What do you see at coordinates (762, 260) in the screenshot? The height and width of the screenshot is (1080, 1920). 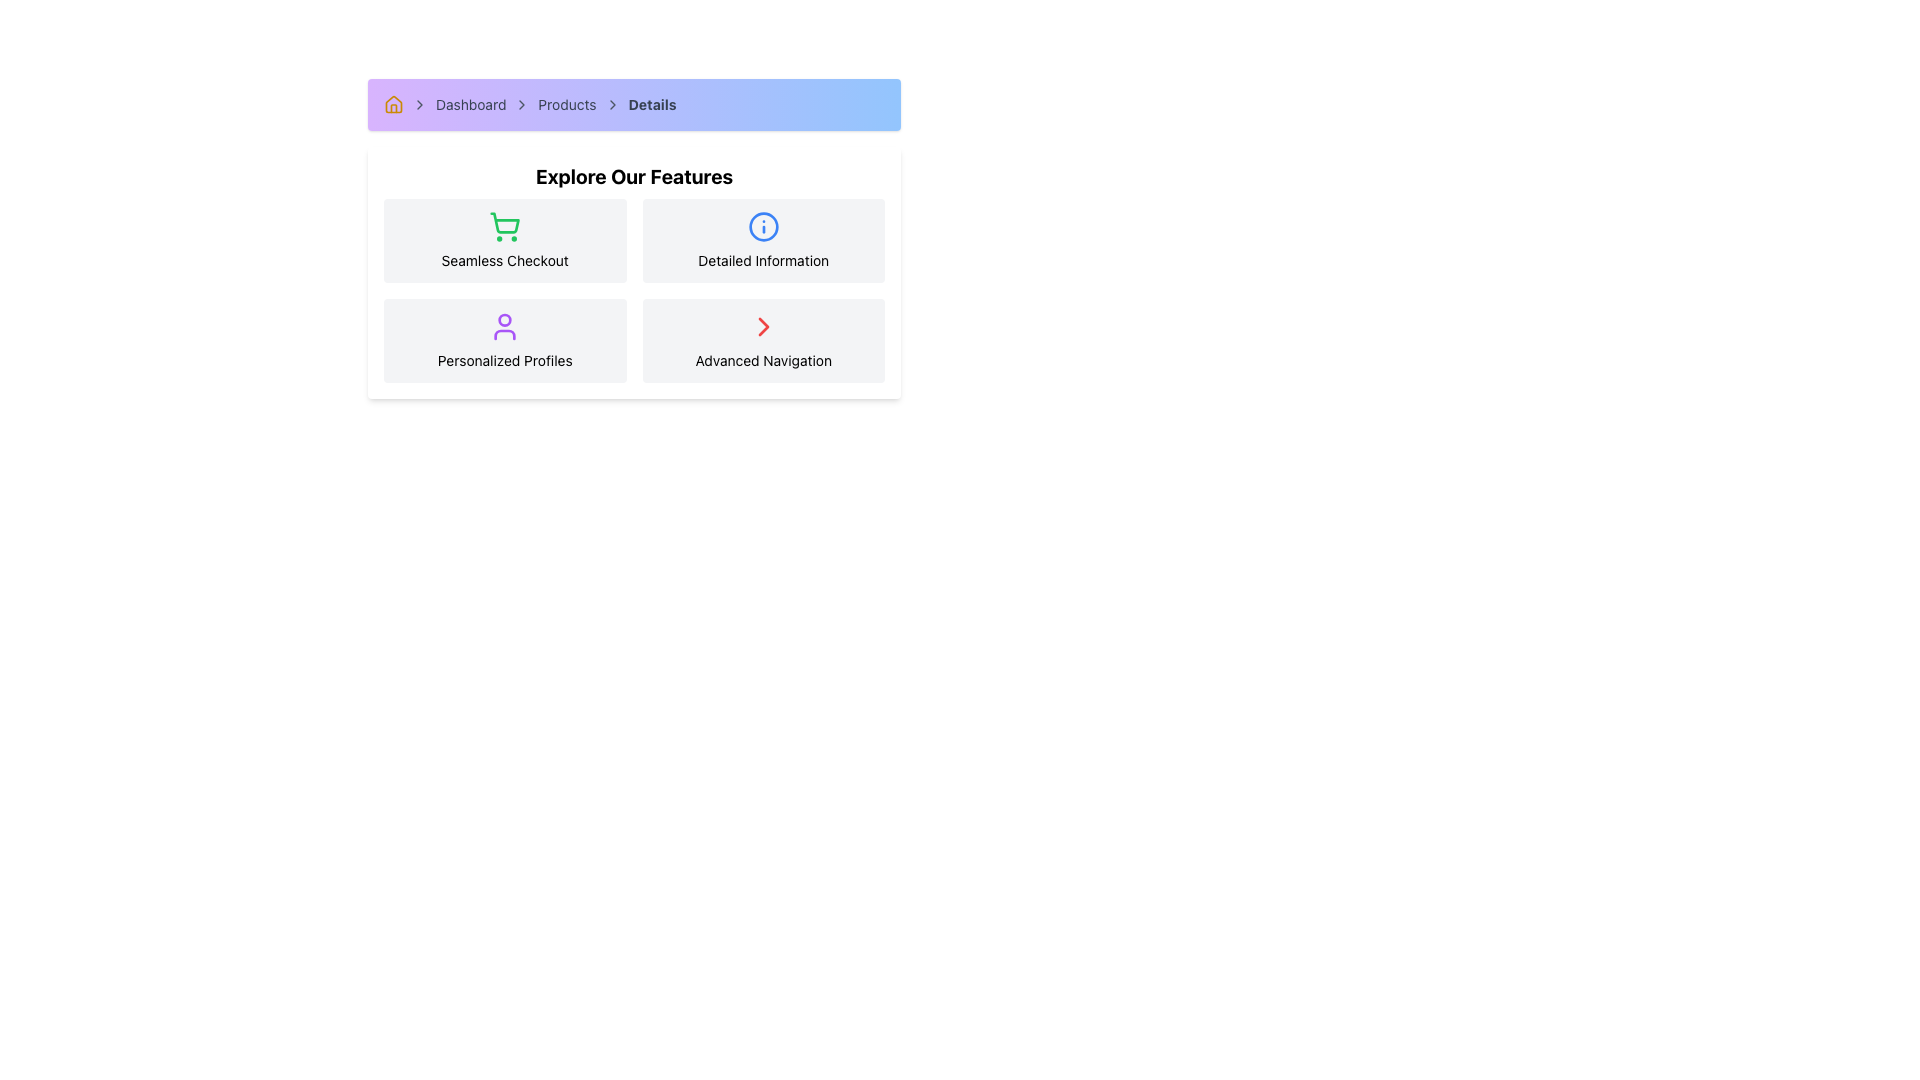 I see `the text label displaying 'Detailed Information' located under the information icon in the second column of the 'Explore Our Features' section` at bounding box center [762, 260].